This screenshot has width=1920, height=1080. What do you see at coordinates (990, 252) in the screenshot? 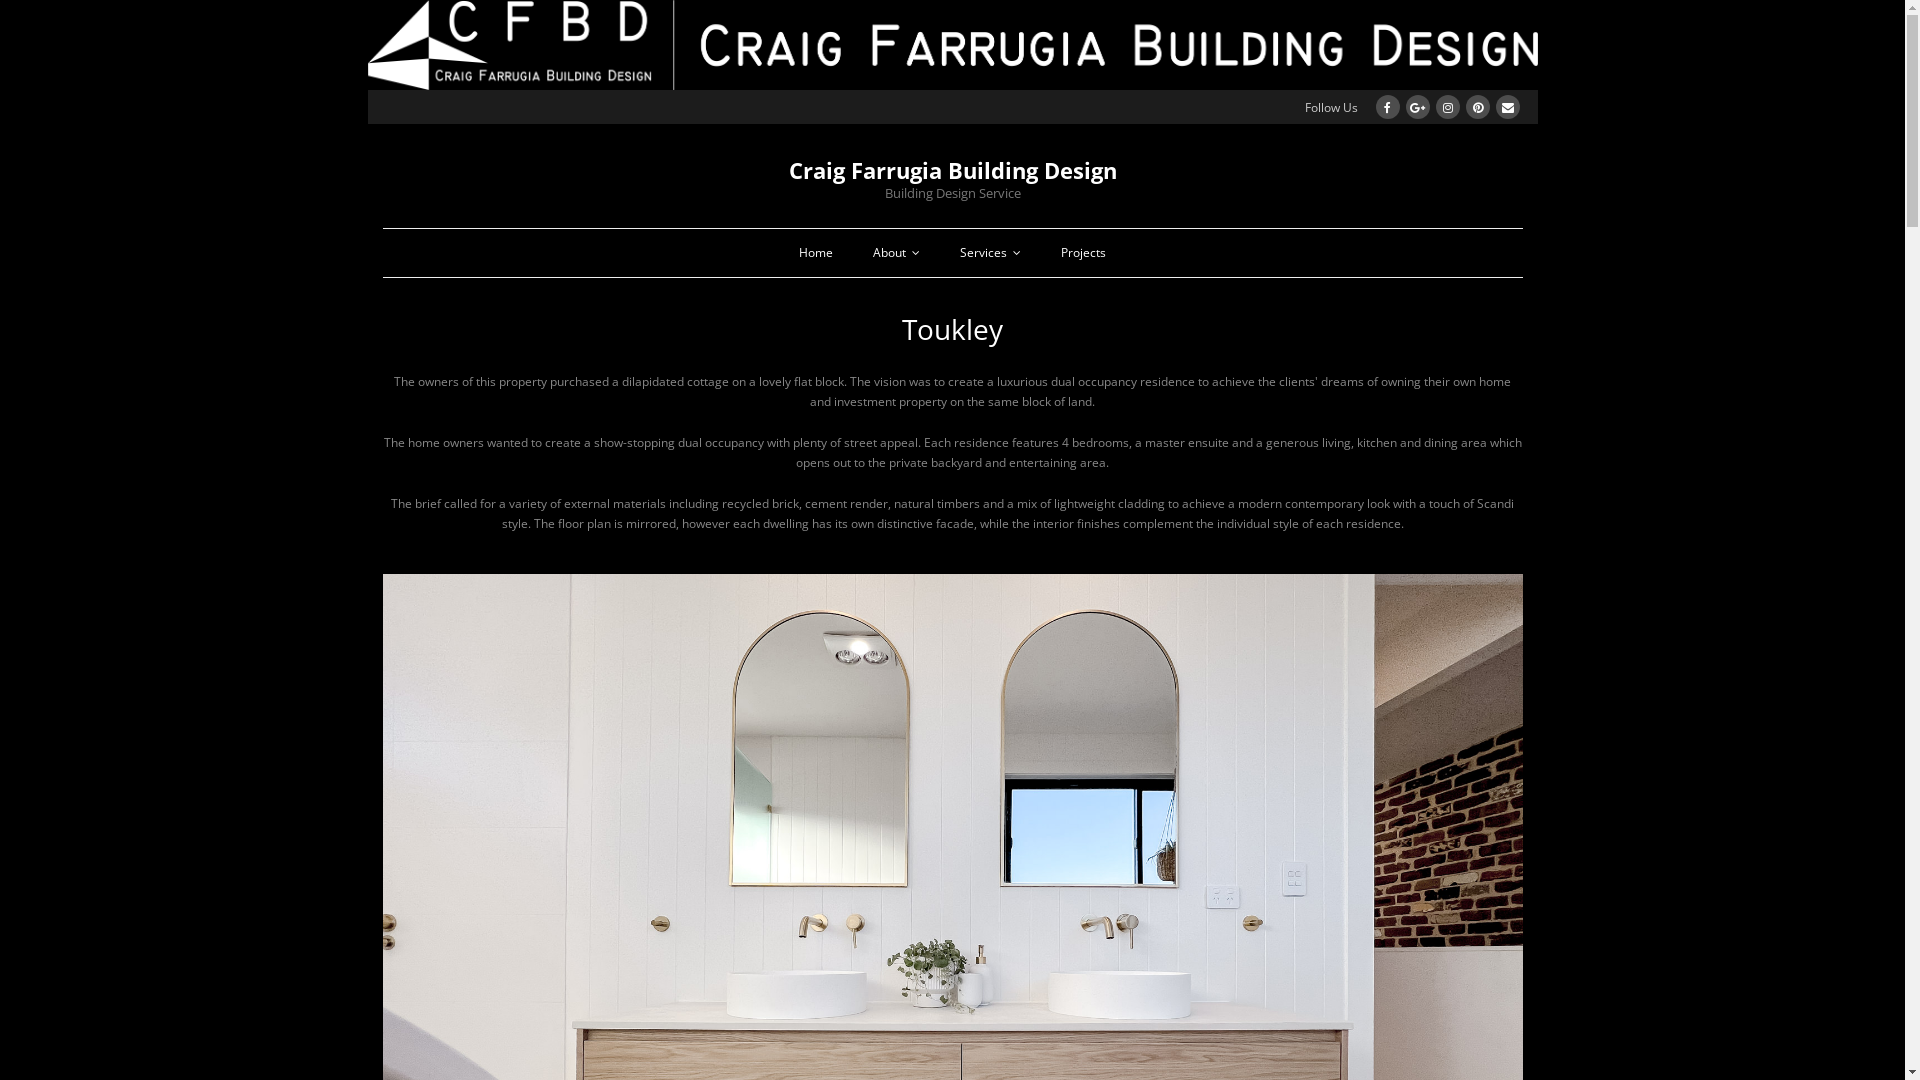
I see `'Services'` at bounding box center [990, 252].